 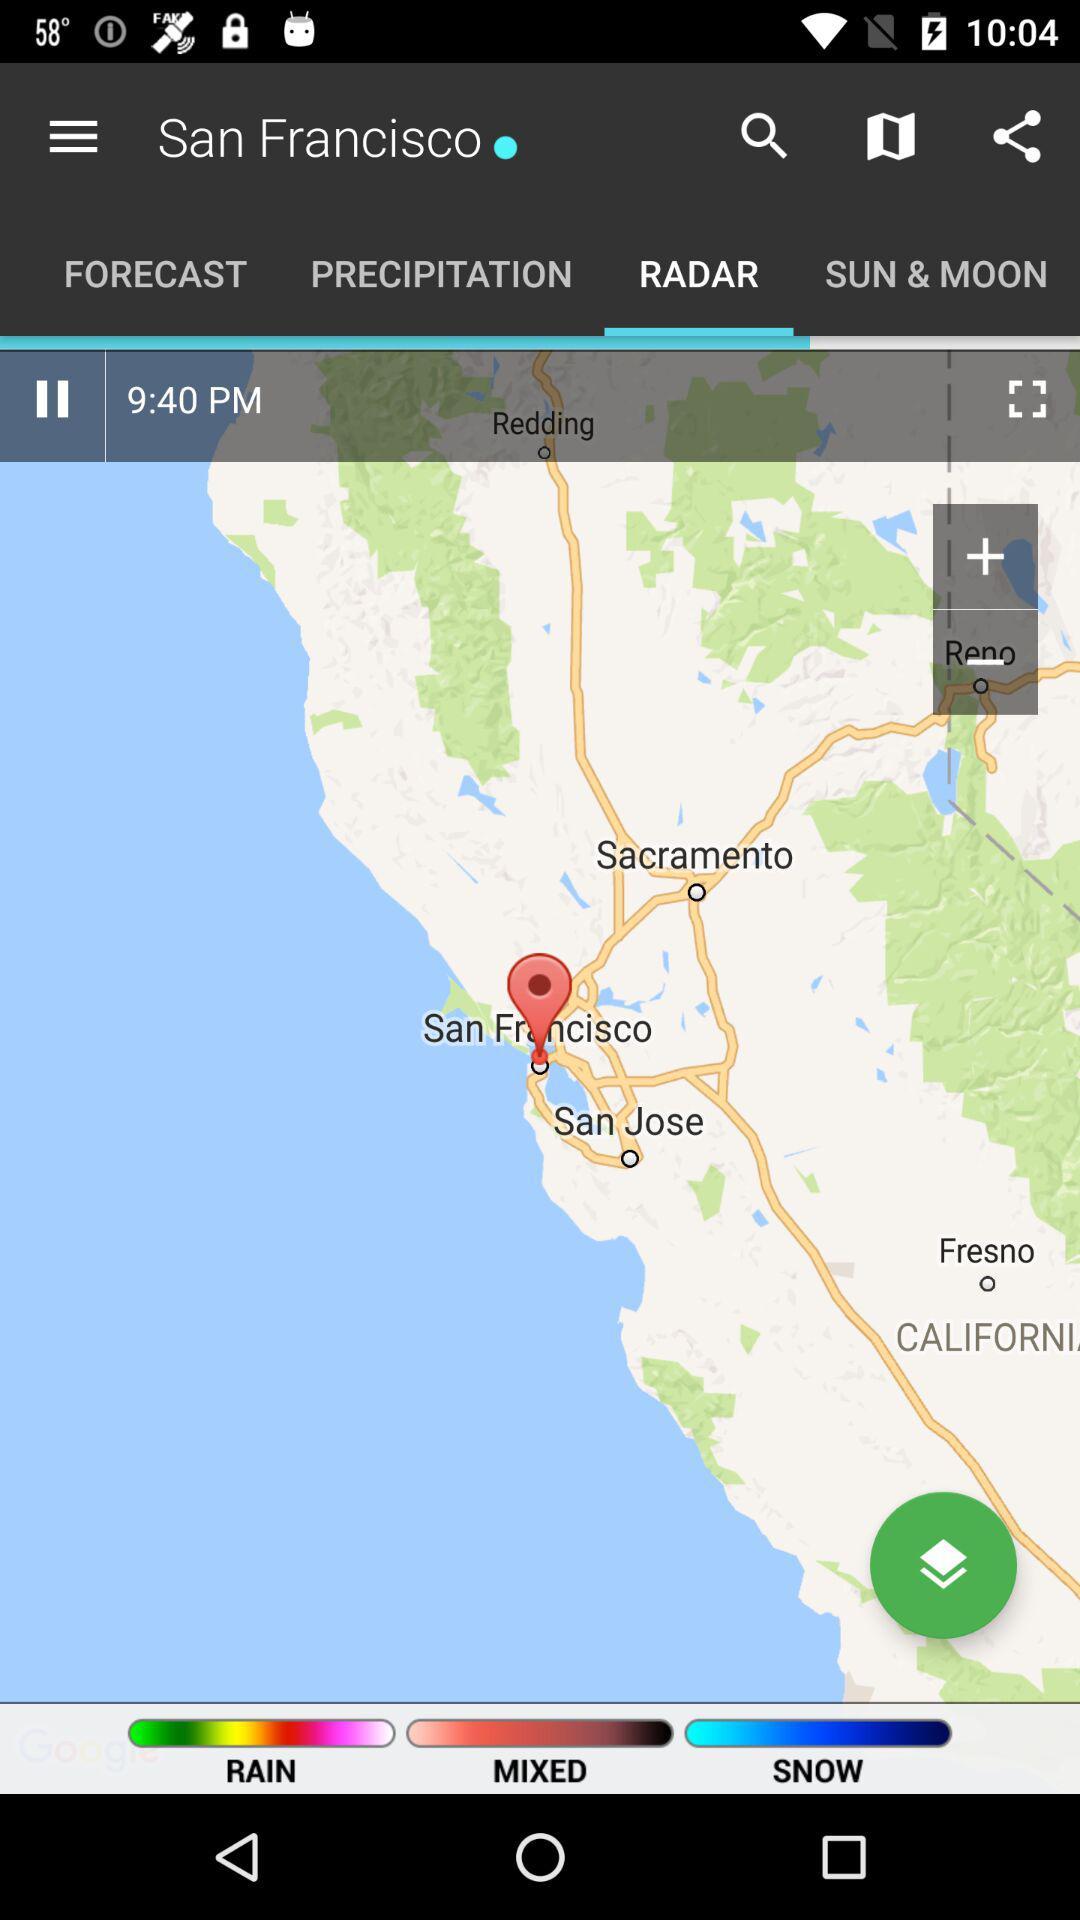 What do you see at coordinates (943, 1564) in the screenshot?
I see `the layers icon` at bounding box center [943, 1564].